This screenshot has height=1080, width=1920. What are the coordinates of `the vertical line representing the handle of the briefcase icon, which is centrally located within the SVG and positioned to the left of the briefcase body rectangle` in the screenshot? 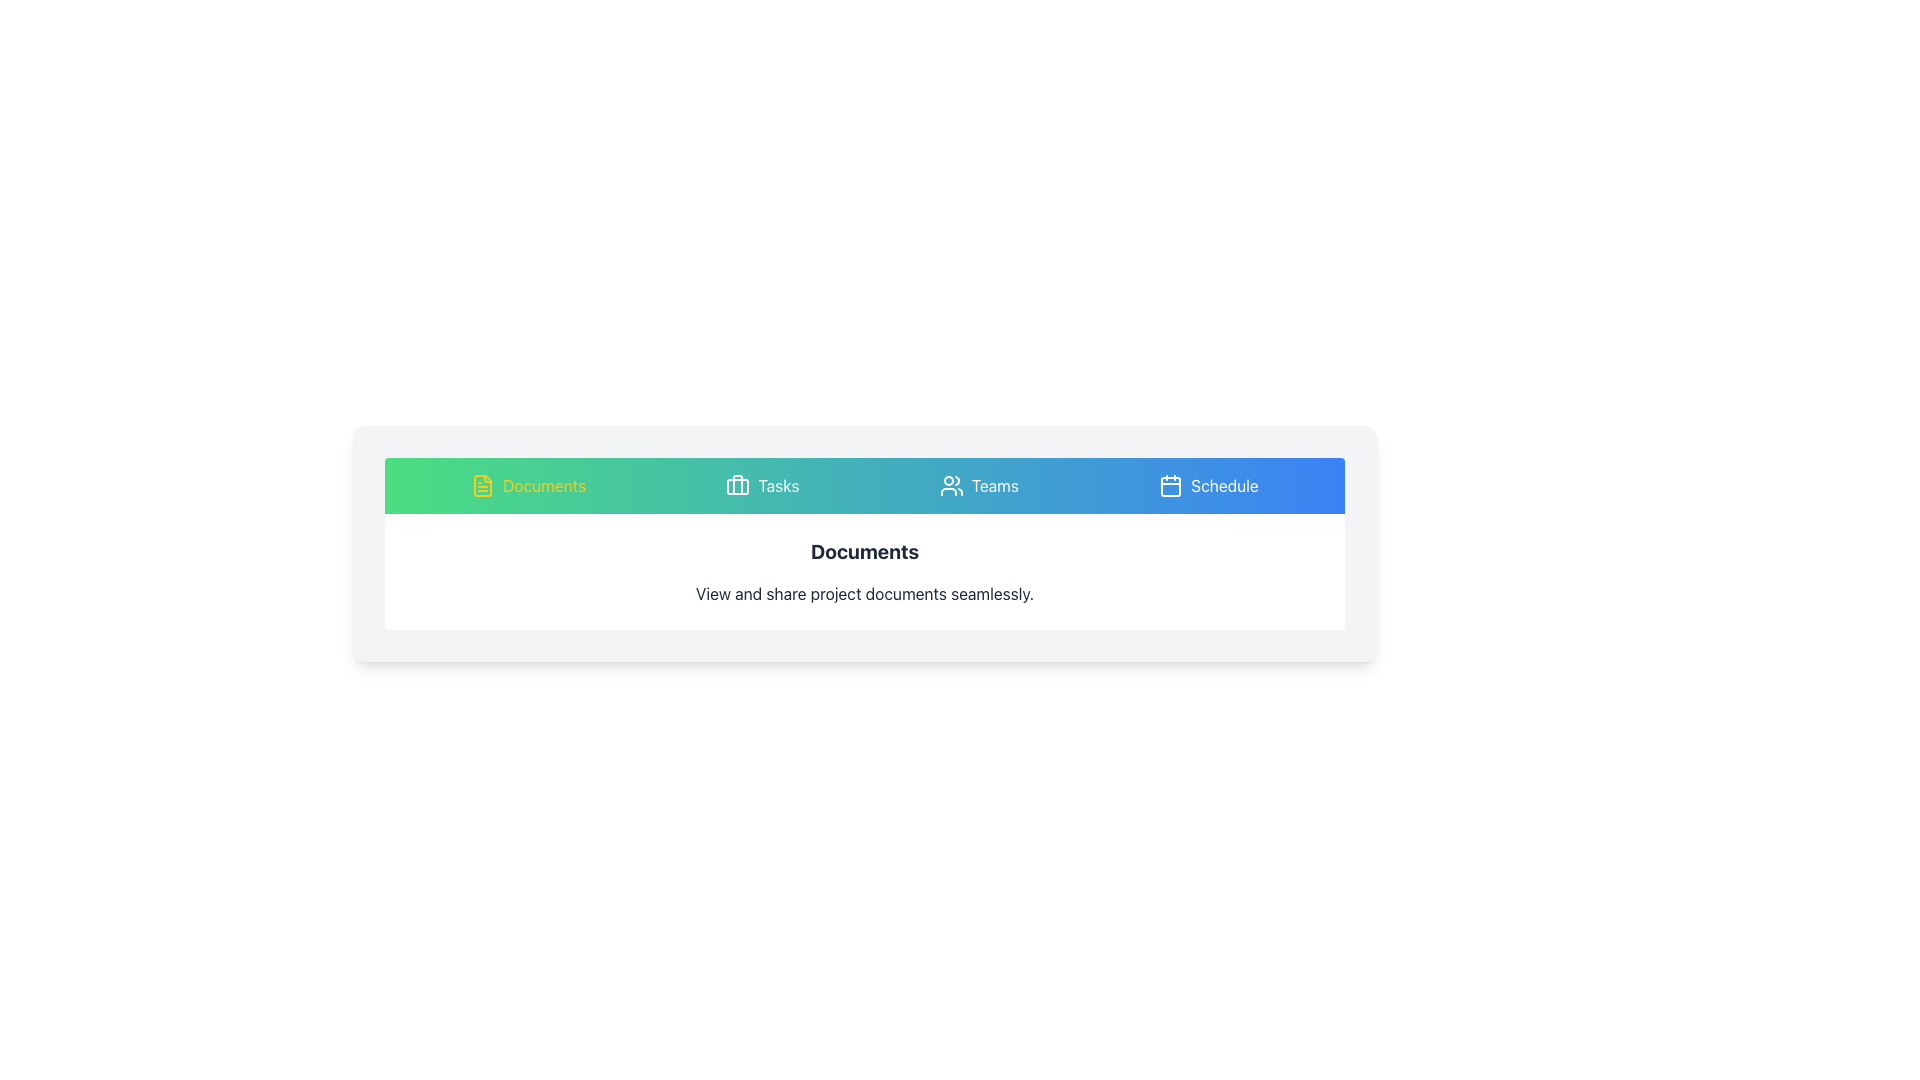 It's located at (737, 485).